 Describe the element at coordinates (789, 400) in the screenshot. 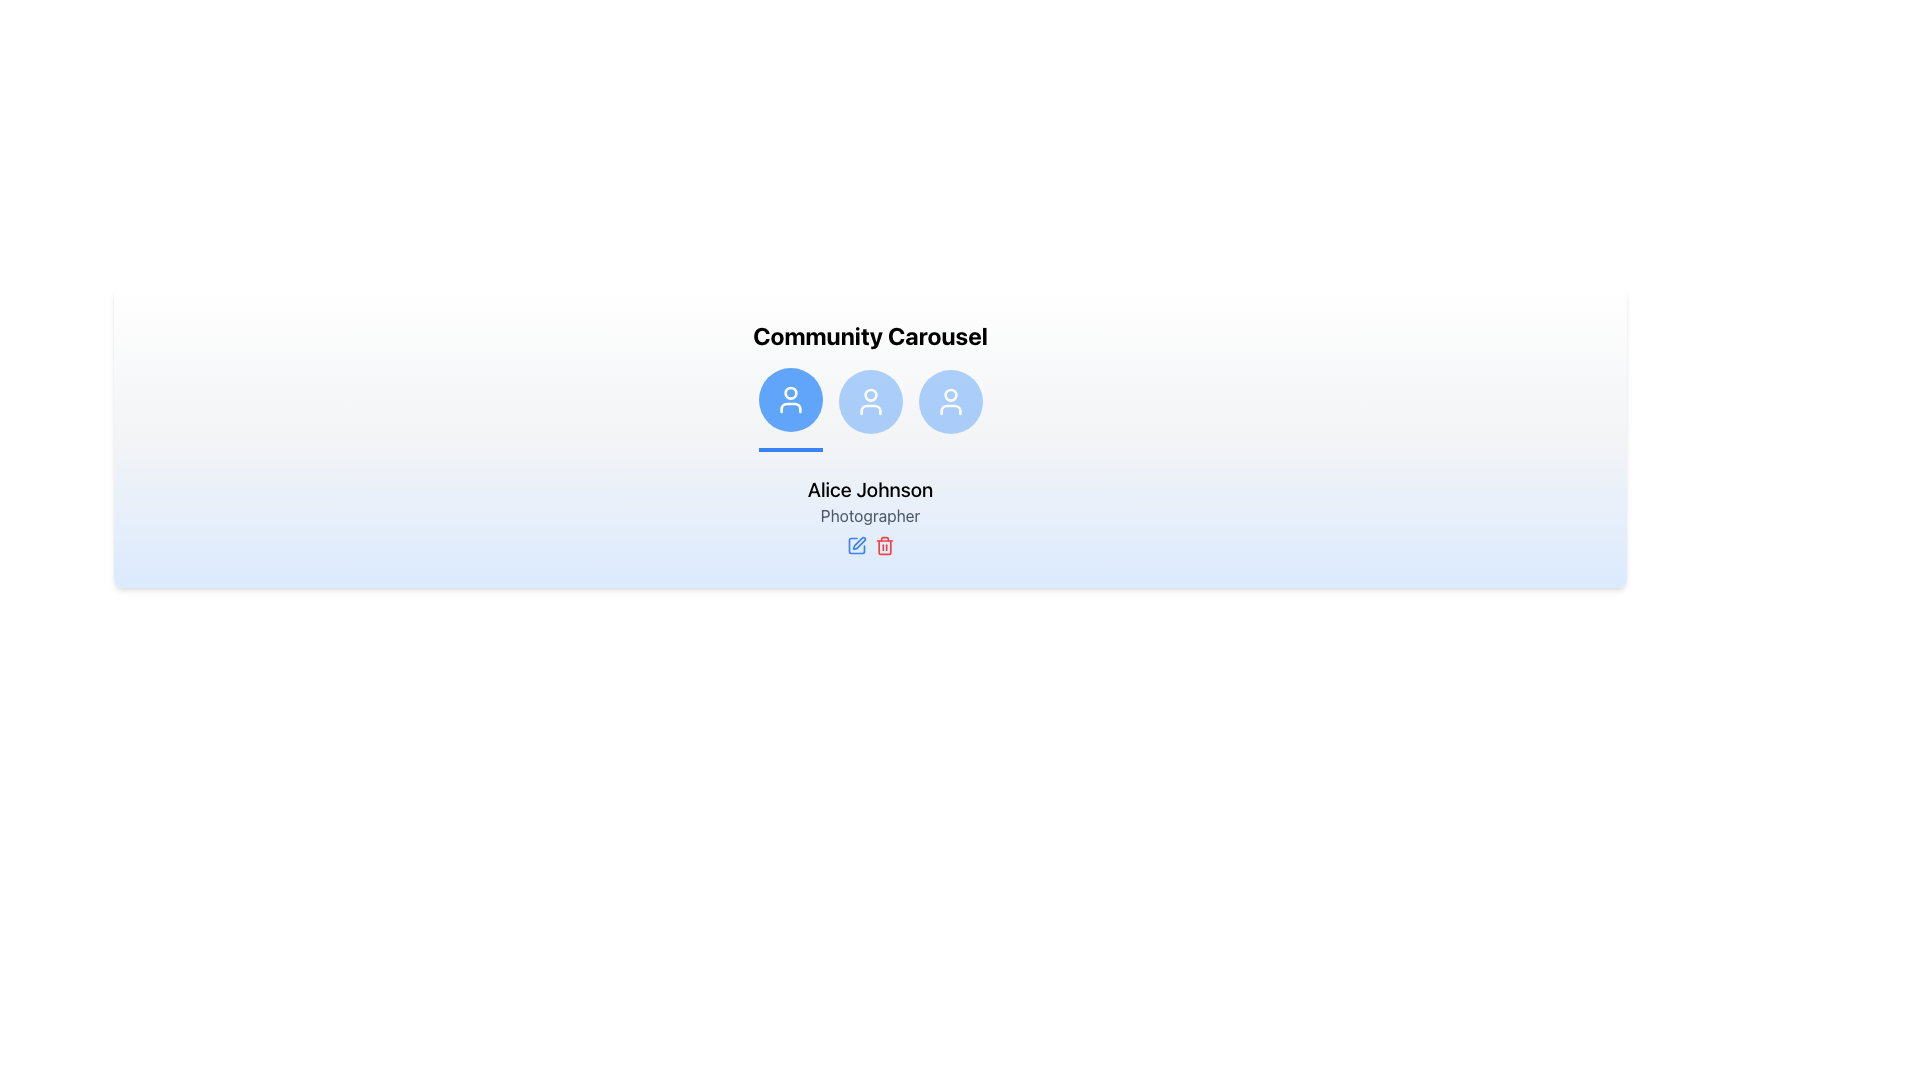

I see `the user profile icon, which is the first blue circular icon from the left` at that location.